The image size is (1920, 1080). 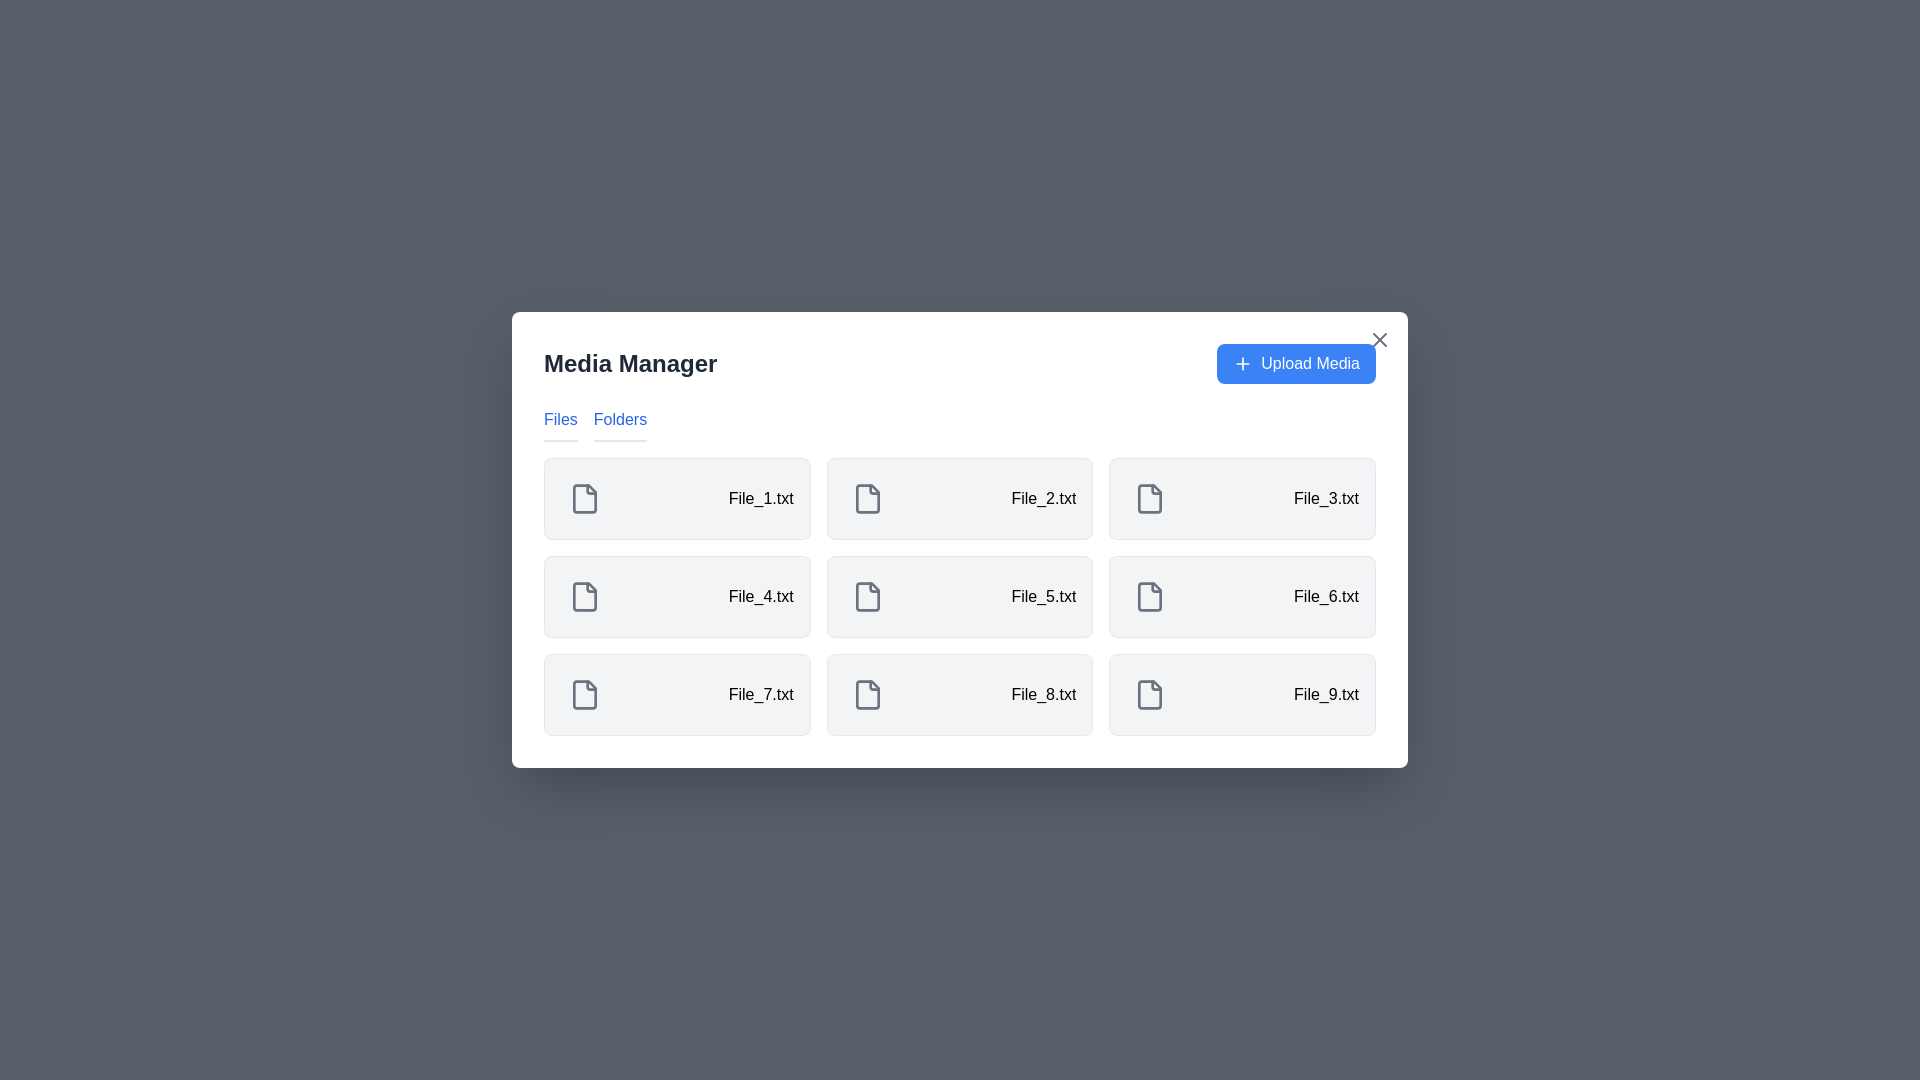 I want to click on or highlight the text of the file label 'File_5.txt' located in the third row, second column of the grid layout, so click(x=1042, y=596).